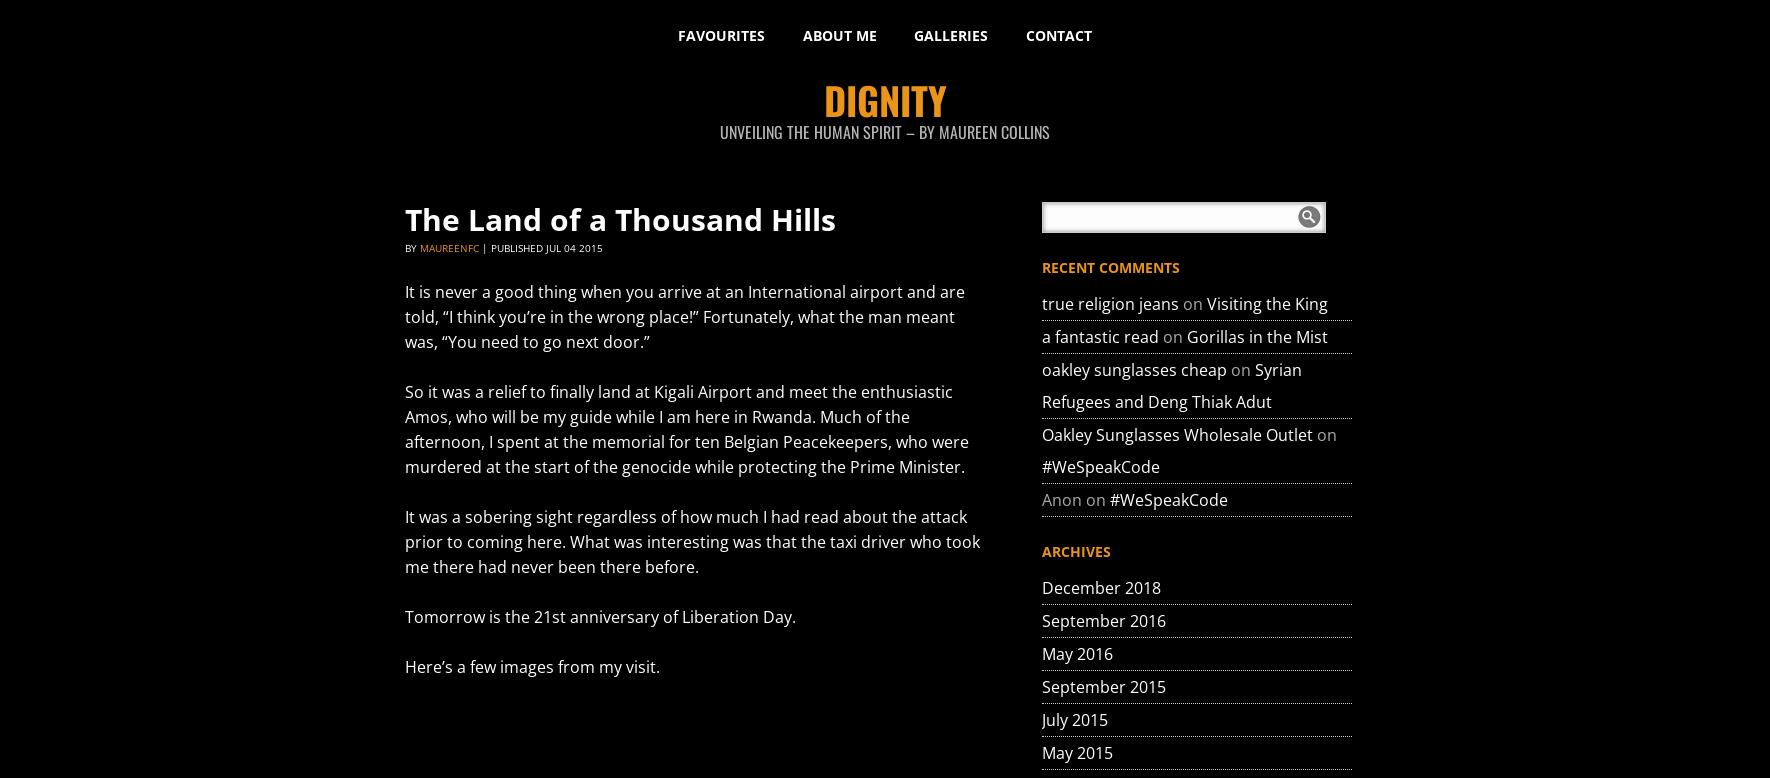 Image resolution: width=1770 pixels, height=778 pixels. Describe the element at coordinates (1171, 384) in the screenshot. I see `'Syrian Refugees and Deng Thiak Adut'` at that location.